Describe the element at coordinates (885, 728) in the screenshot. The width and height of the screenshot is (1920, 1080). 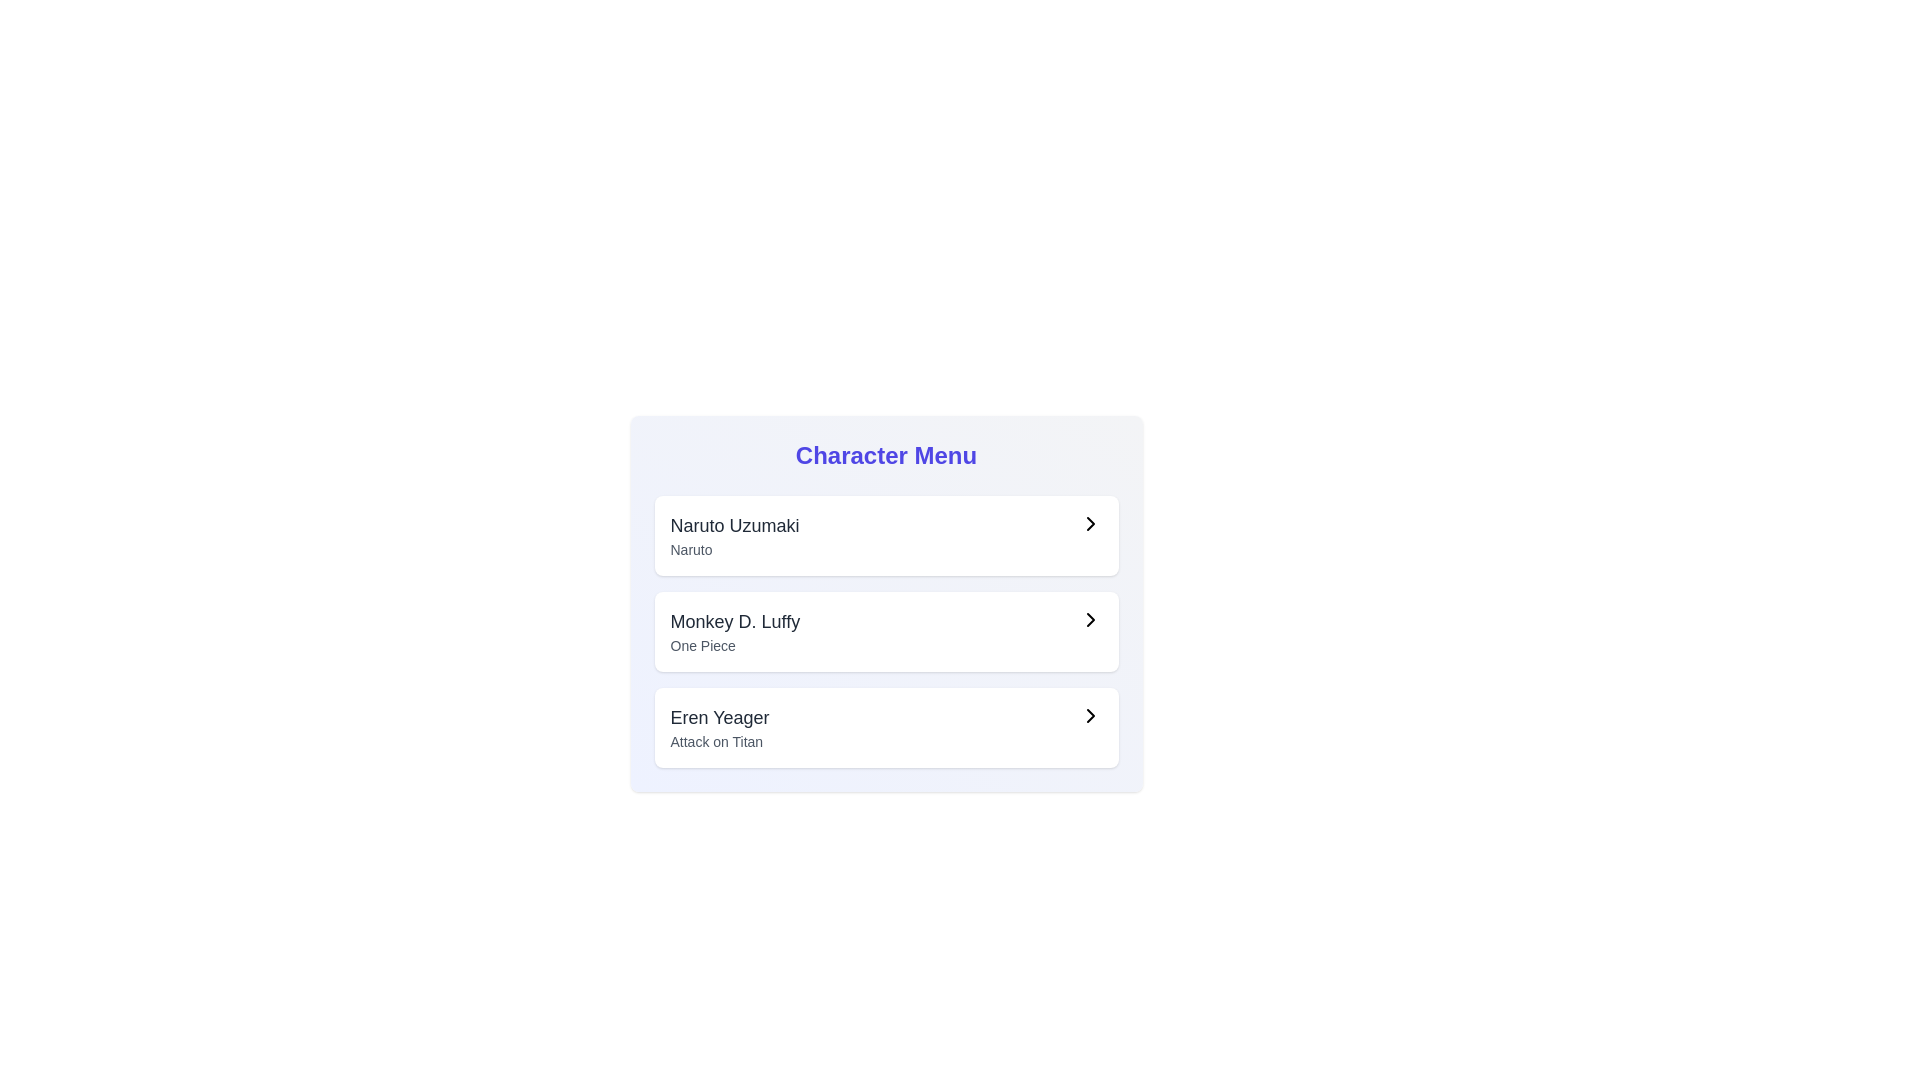
I see `the 'Eren Yeager' card, which is the third card in the 'Character Menu'` at that location.